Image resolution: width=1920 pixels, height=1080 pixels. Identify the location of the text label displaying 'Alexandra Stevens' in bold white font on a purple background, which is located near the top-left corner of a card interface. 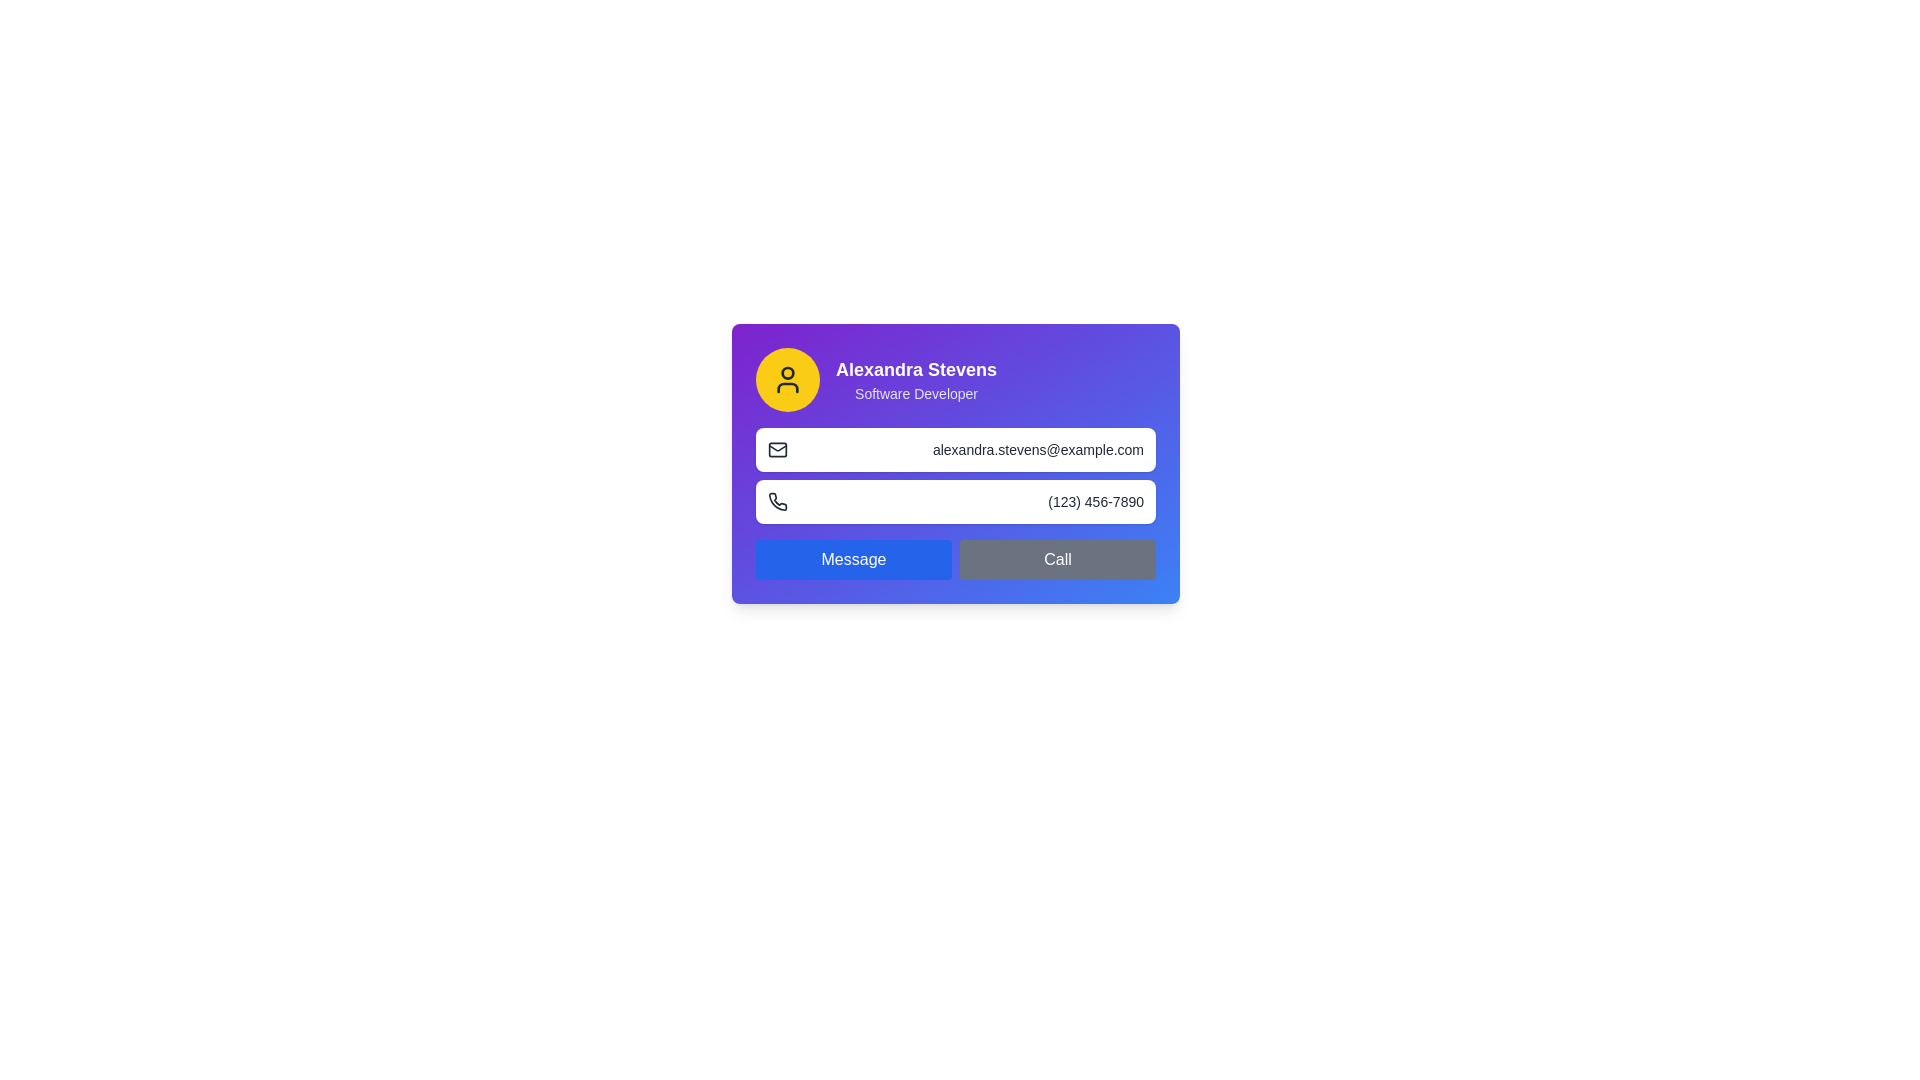
(915, 370).